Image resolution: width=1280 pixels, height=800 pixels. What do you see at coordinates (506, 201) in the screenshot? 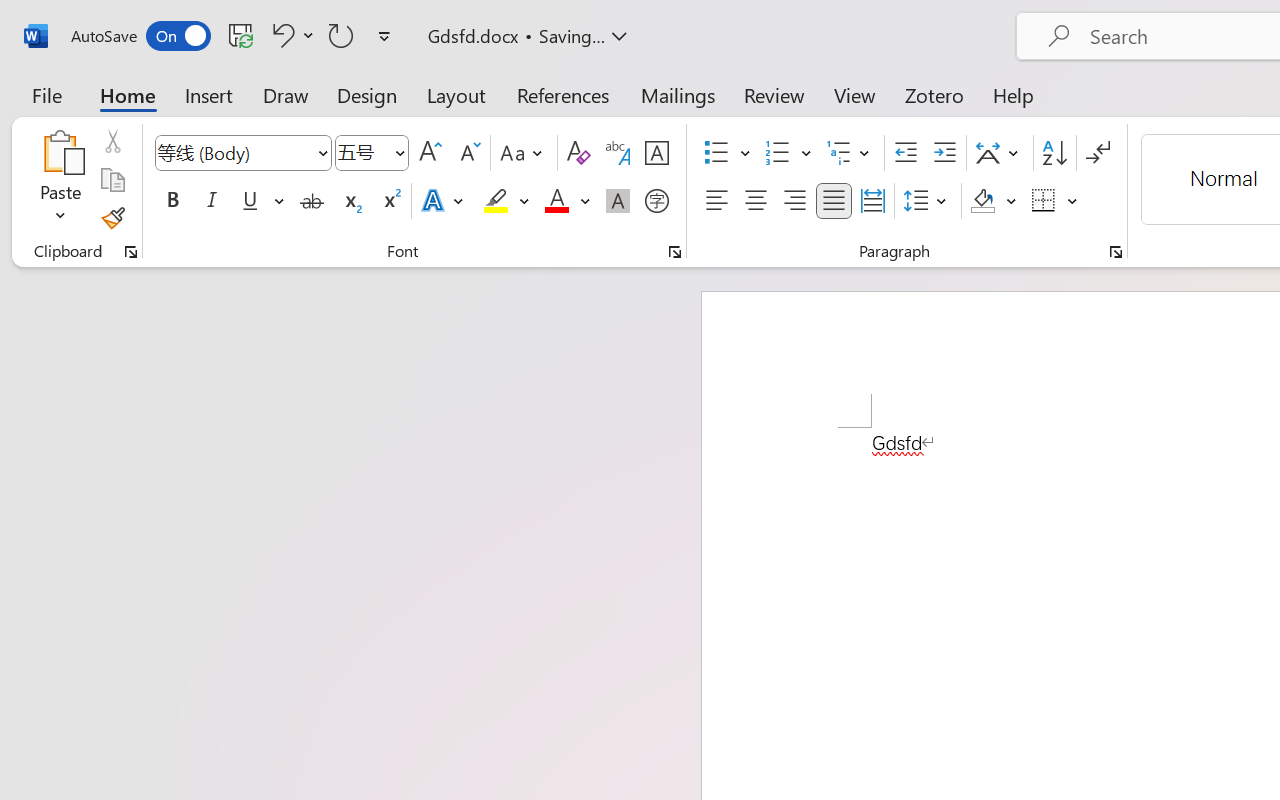
I see `'Text Highlight Color'` at bounding box center [506, 201].